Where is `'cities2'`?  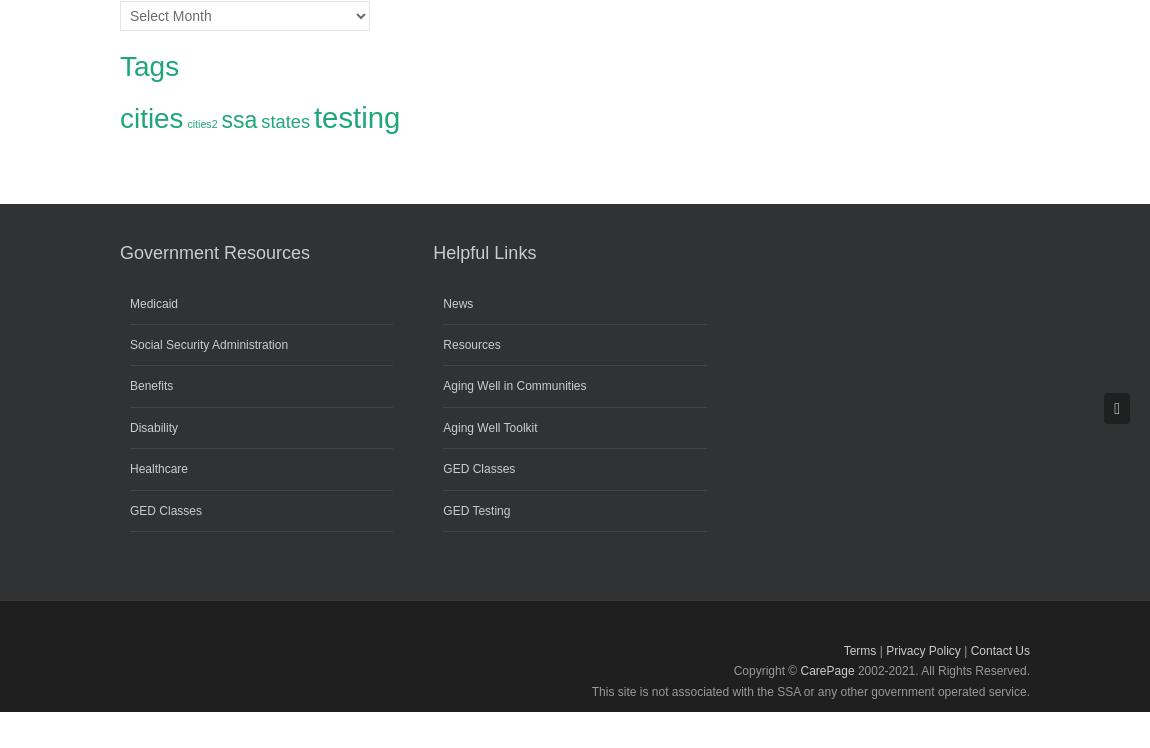 'cities2' is located at coordinates (201, 122).